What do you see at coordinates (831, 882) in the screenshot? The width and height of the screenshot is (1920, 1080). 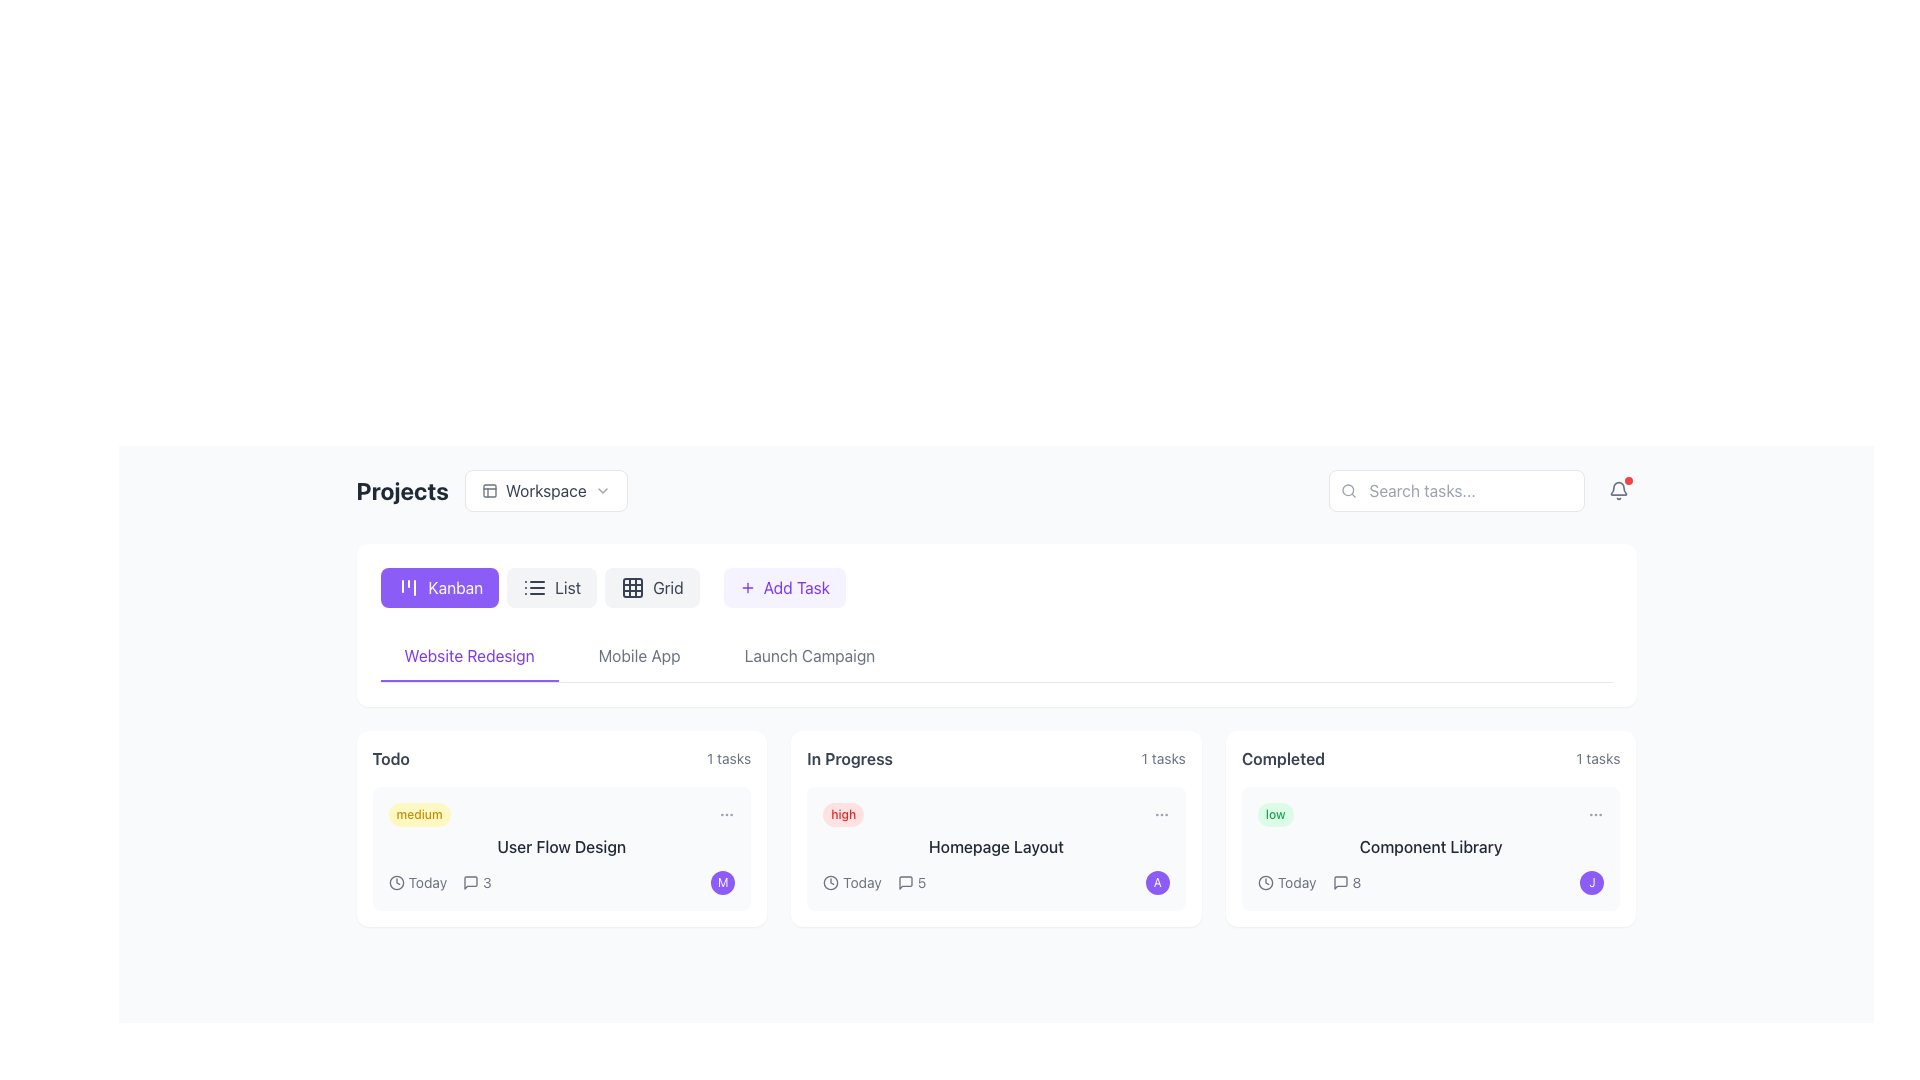 I see `the Decorative SVG circle element, which is a minimalist clock face decoration located in the 'In Progress' card section, at the bottom-left of the card` at bounding box center [831, 882].